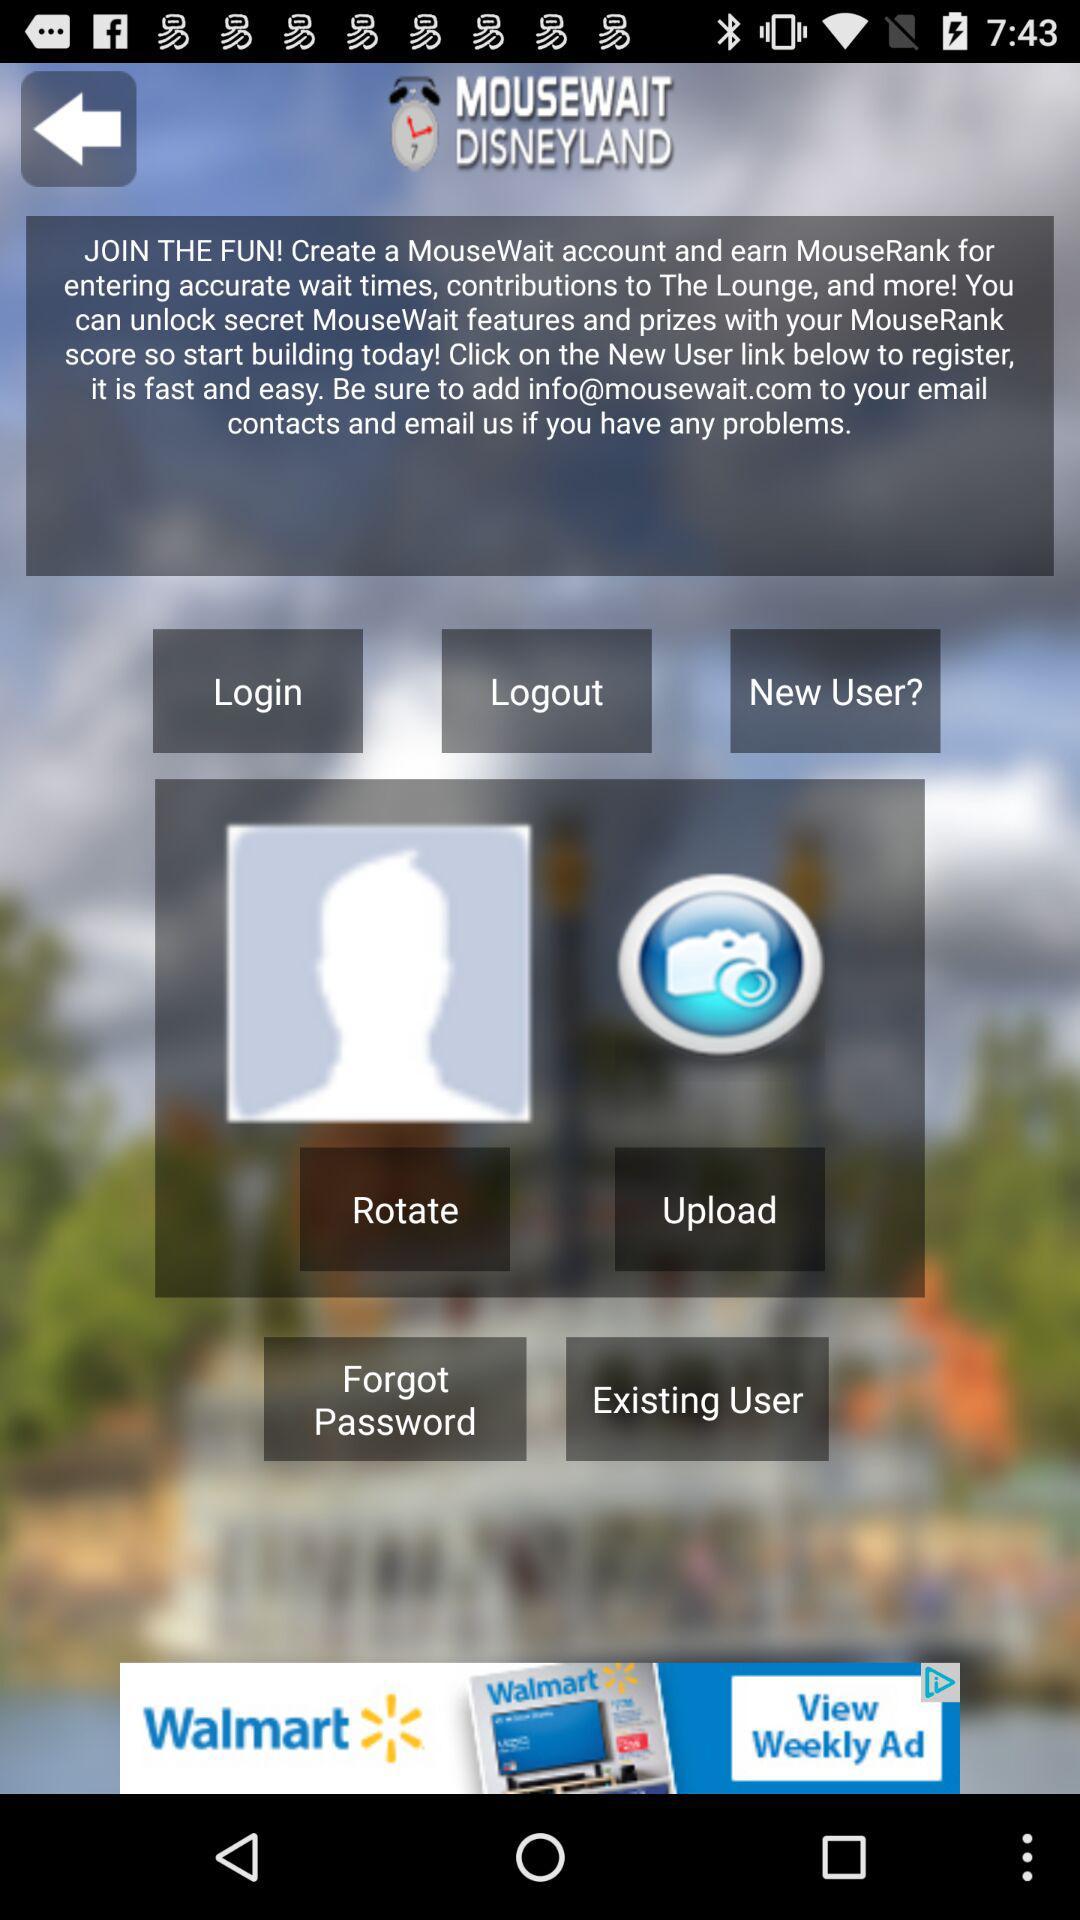 This screenshot has width=1080, height=1920. Describe the element at coordinates (77, 128) in the screenshot. I see `go back` at that location.